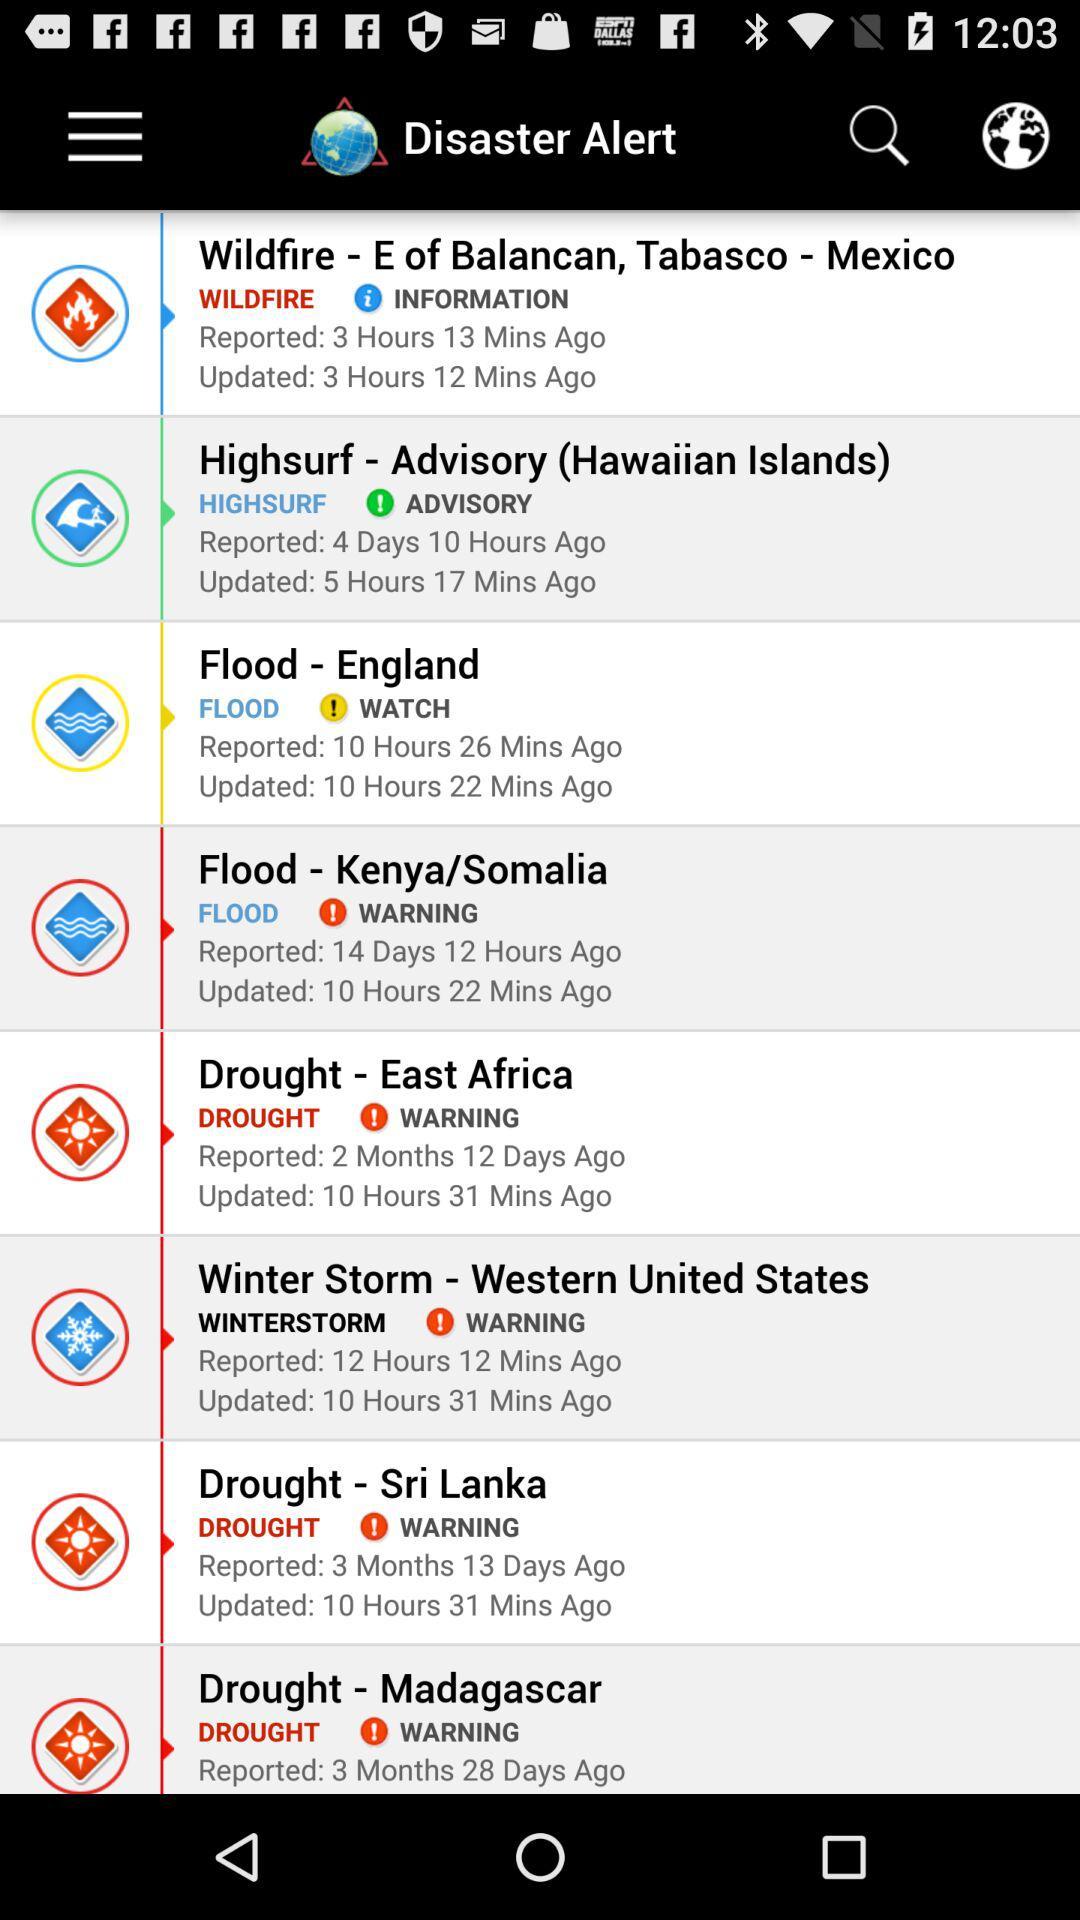 The height and width of the screenshot is (1920, 1080). What do you see at coordinates (105, 135) in the screenshot?
I see `the menu bar` at bounding box center [105, 135].